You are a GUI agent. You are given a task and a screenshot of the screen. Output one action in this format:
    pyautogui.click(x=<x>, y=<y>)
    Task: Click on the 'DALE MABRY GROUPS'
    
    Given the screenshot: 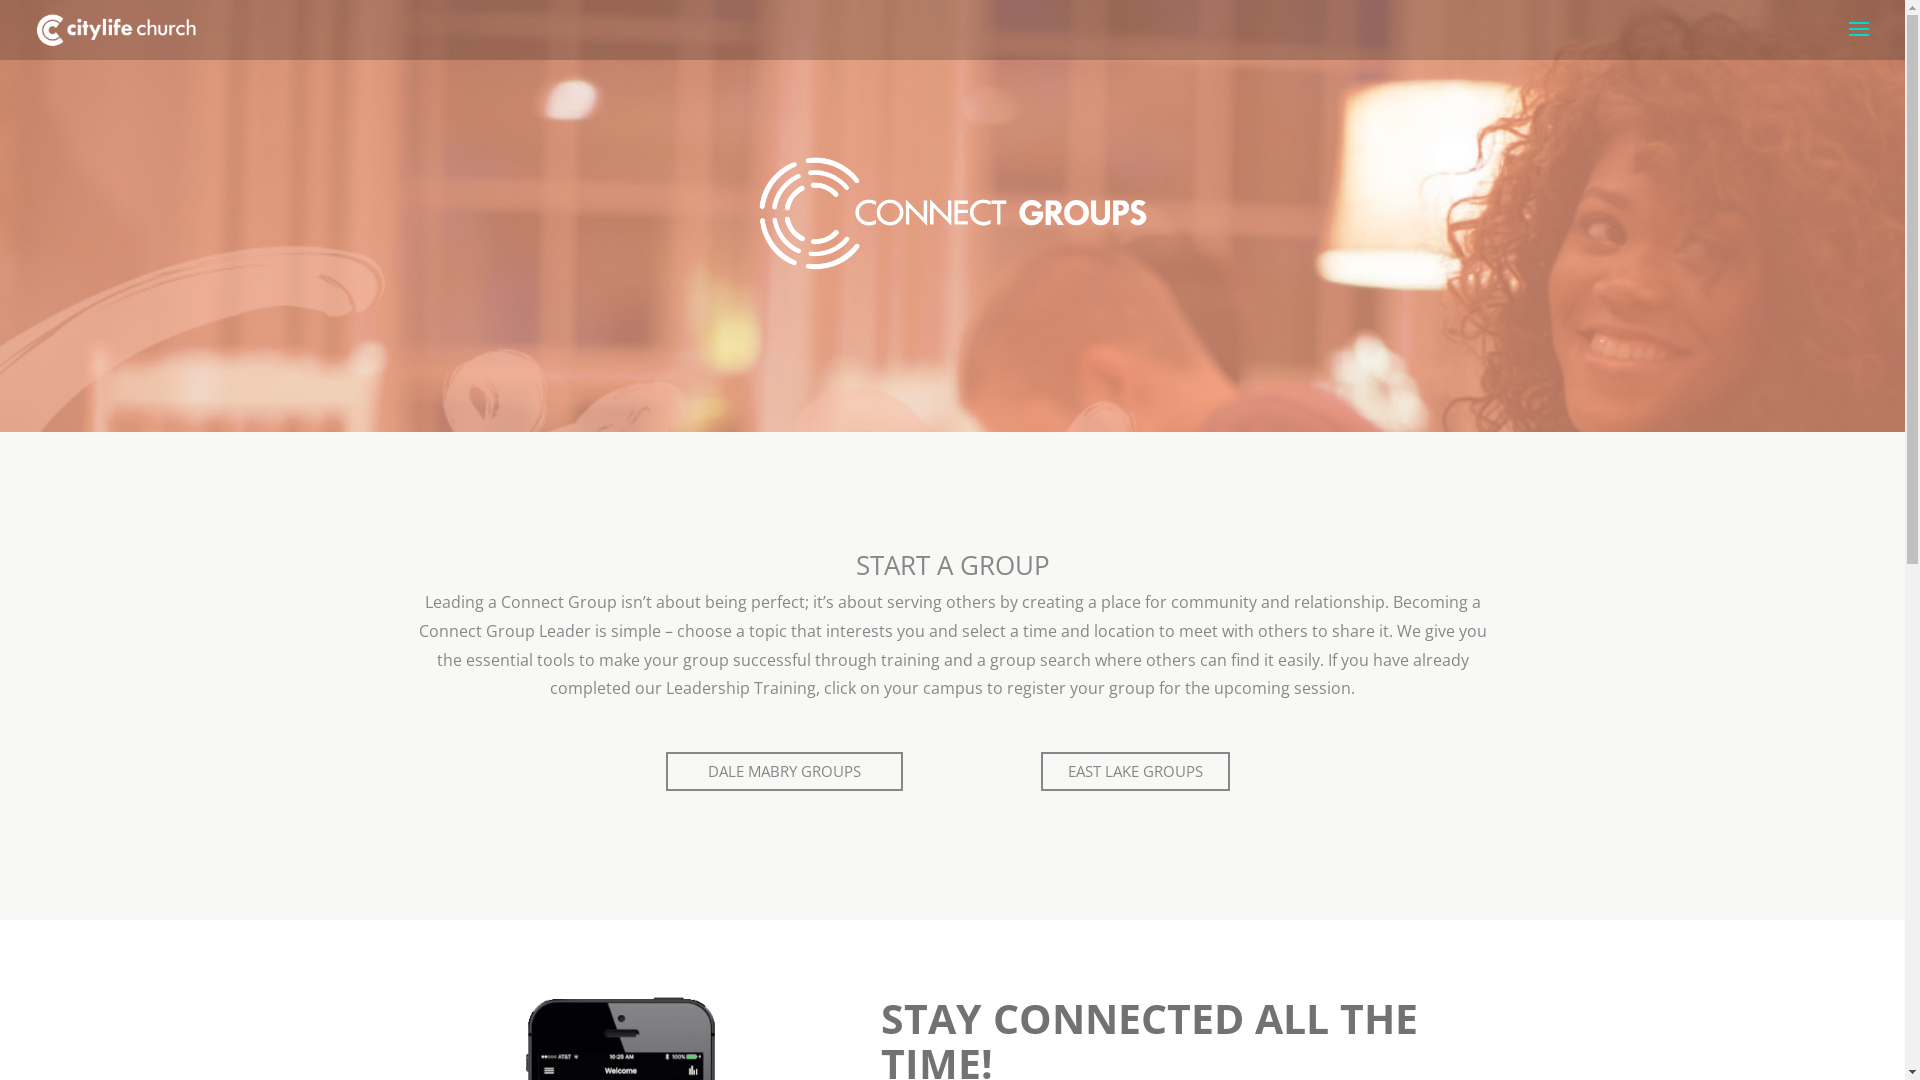 What is the action you would take?
    pyautogui.click(x=783, y=770)
    